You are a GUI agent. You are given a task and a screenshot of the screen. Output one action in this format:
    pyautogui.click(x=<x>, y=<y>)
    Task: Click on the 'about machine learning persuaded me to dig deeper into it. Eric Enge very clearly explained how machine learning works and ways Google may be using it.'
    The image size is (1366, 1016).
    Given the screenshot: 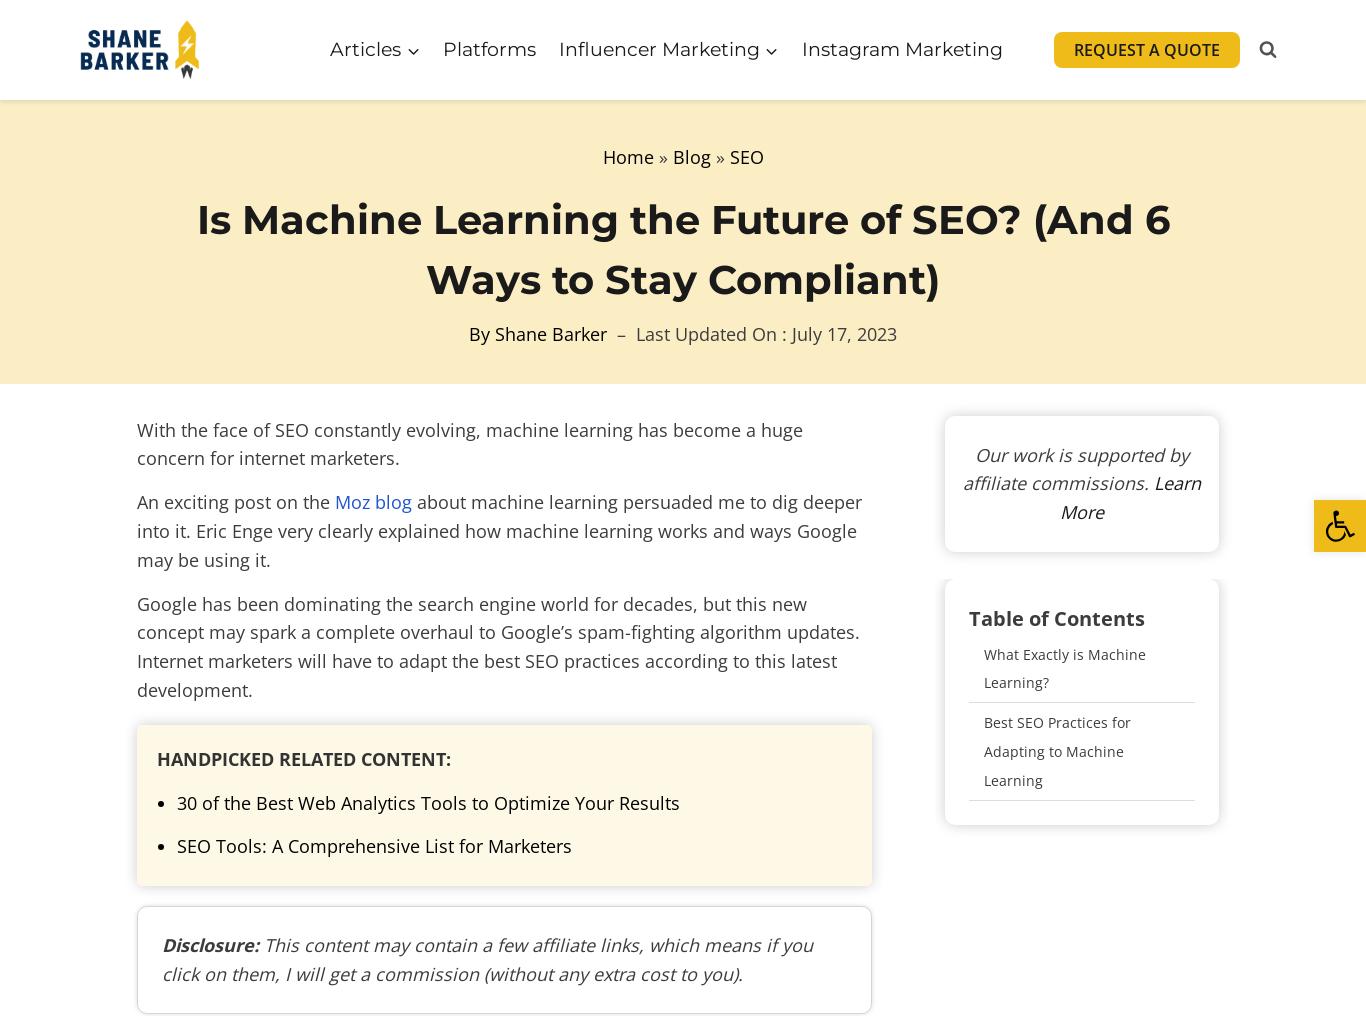 What is the action you would take?
    pyautogui.click(x=499, y=529)
    